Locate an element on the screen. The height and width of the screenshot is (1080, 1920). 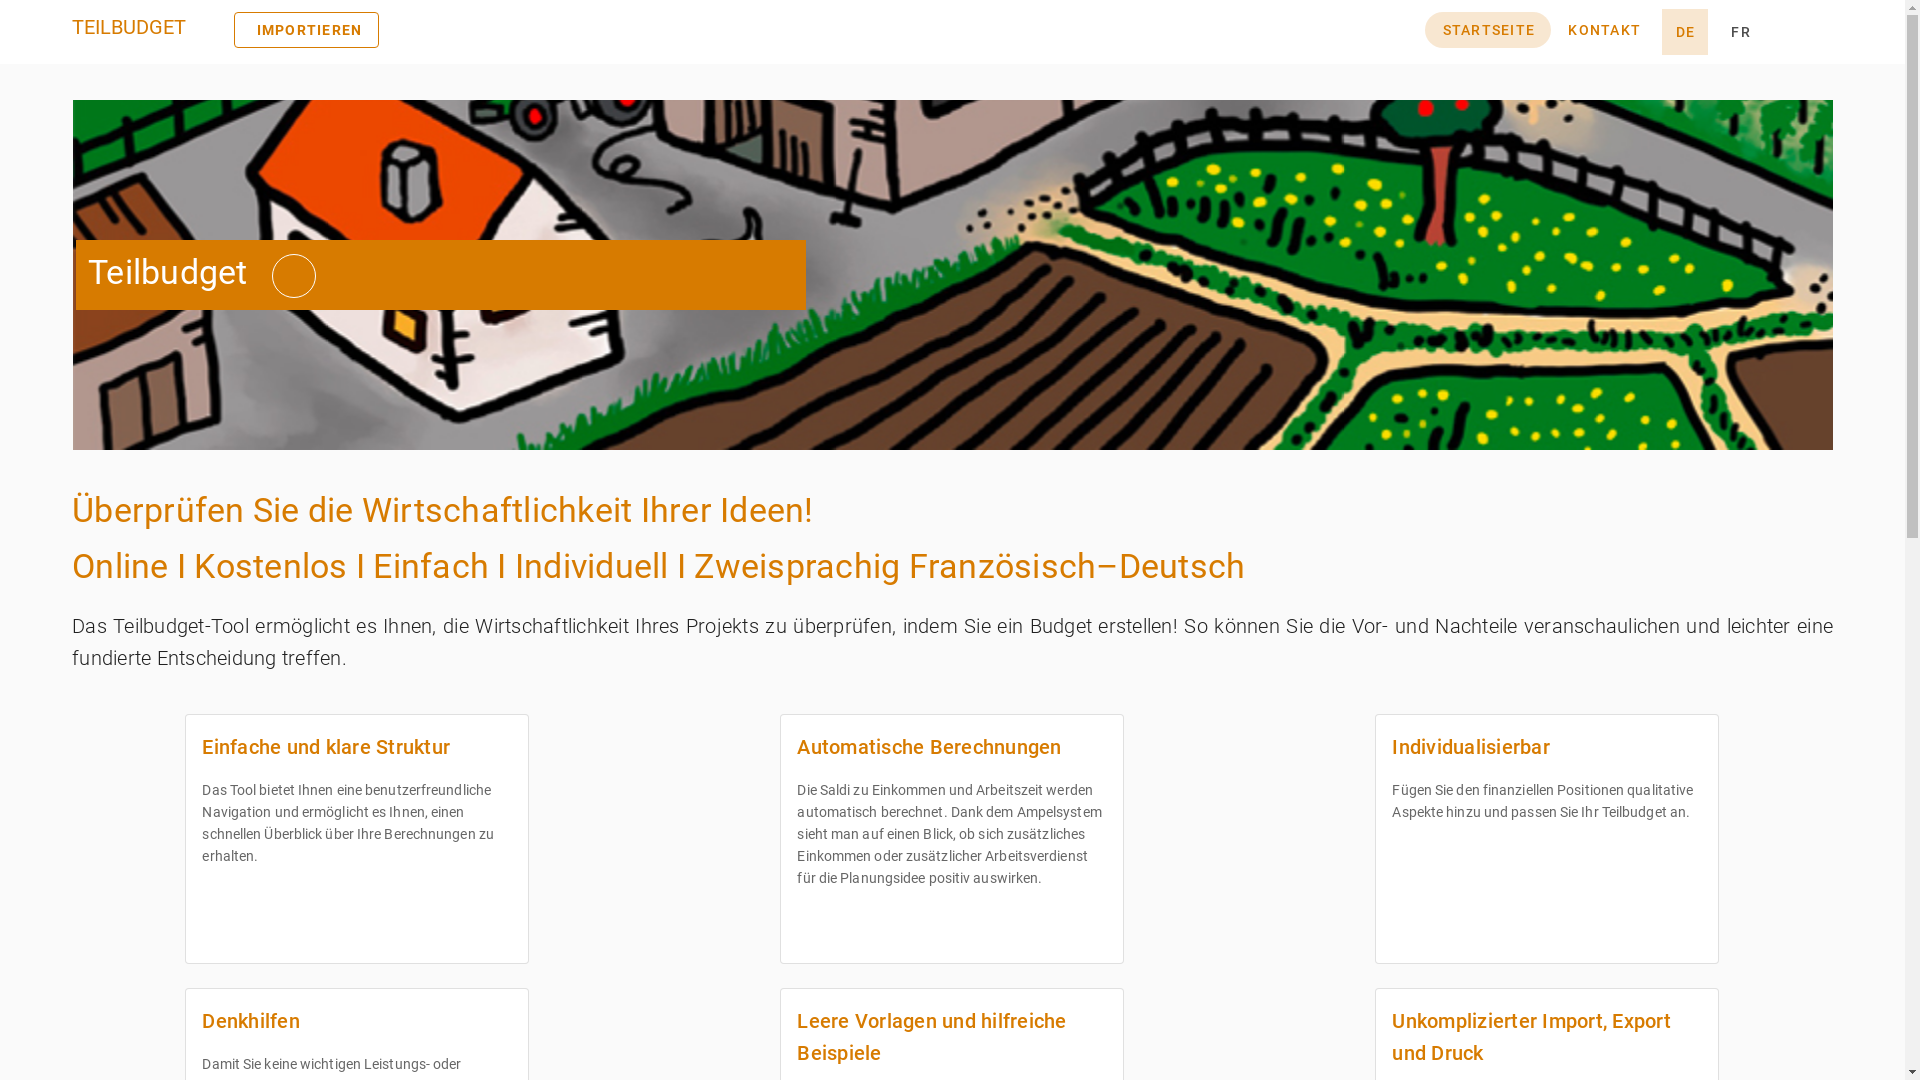
'DE' is located at coordinates (1683, 31).